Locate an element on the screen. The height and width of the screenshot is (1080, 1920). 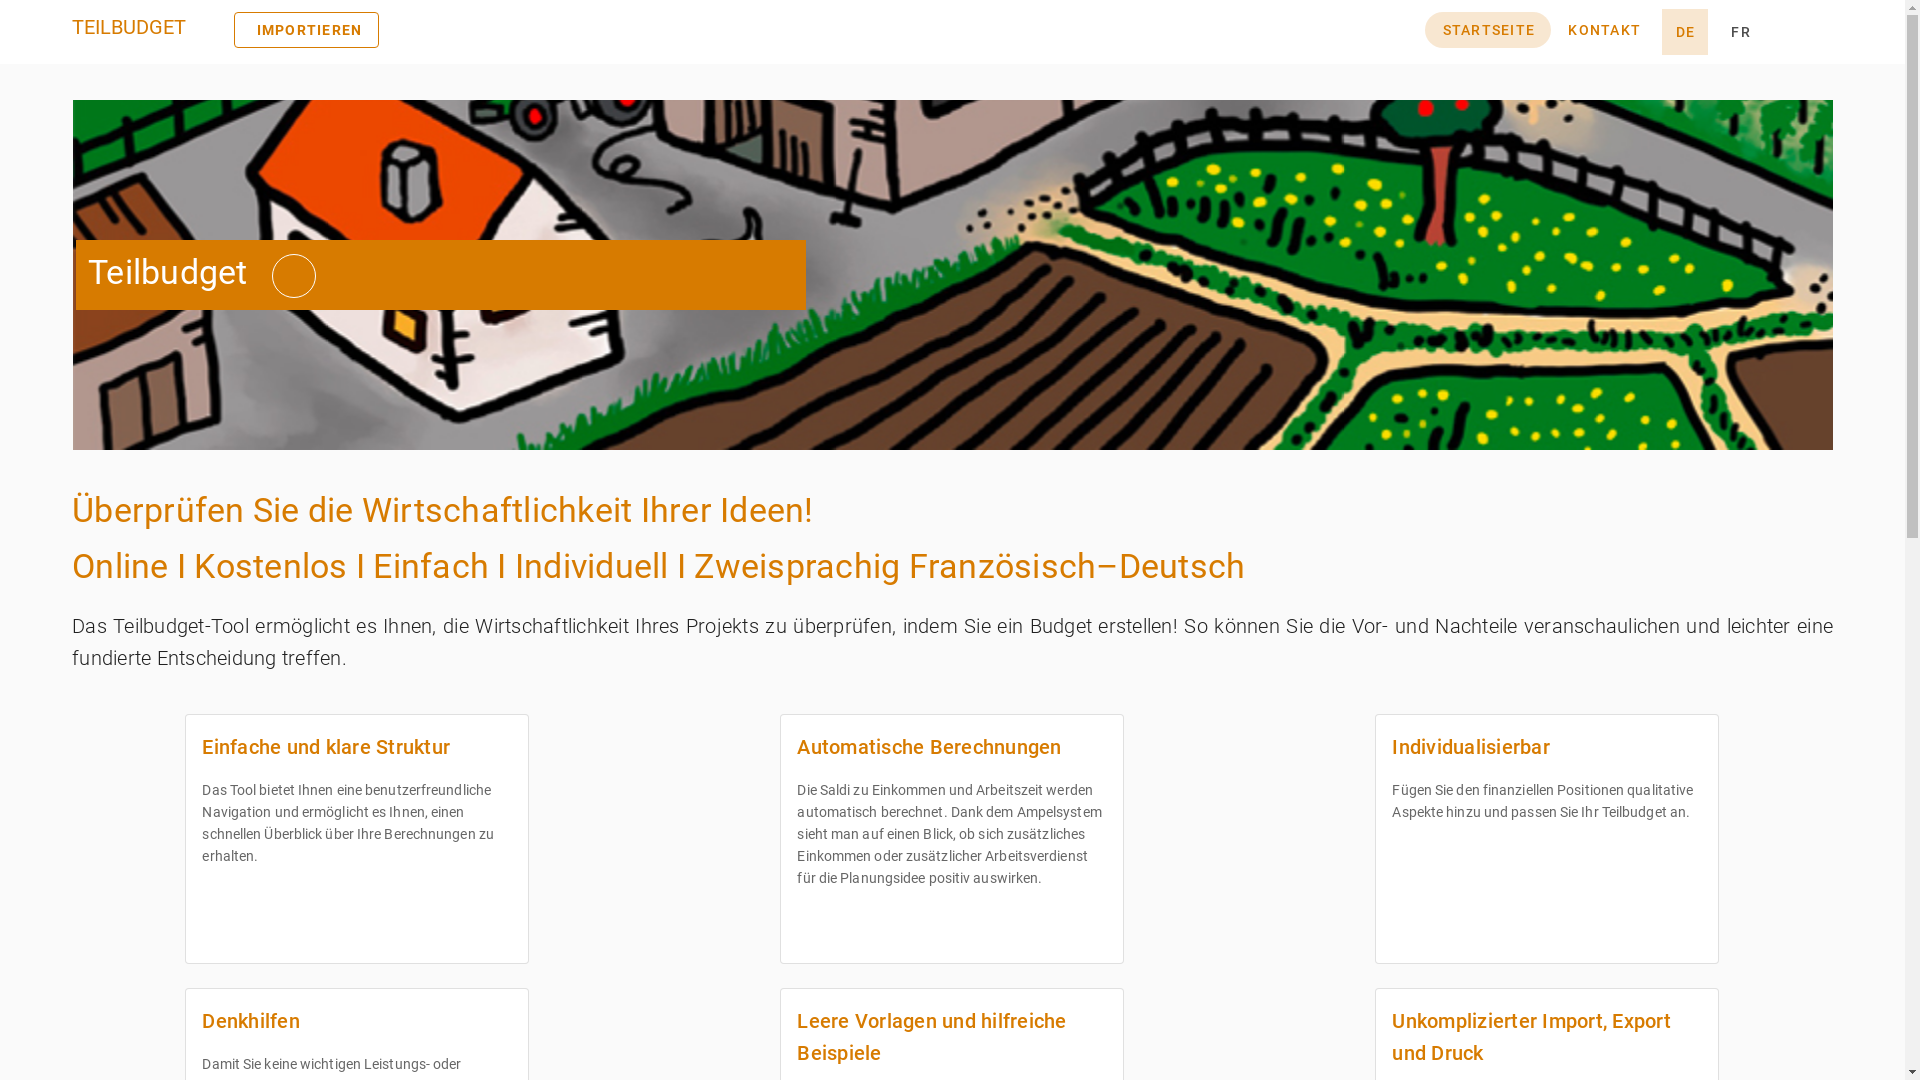
'DE' is located at coordinates (1683, 31).